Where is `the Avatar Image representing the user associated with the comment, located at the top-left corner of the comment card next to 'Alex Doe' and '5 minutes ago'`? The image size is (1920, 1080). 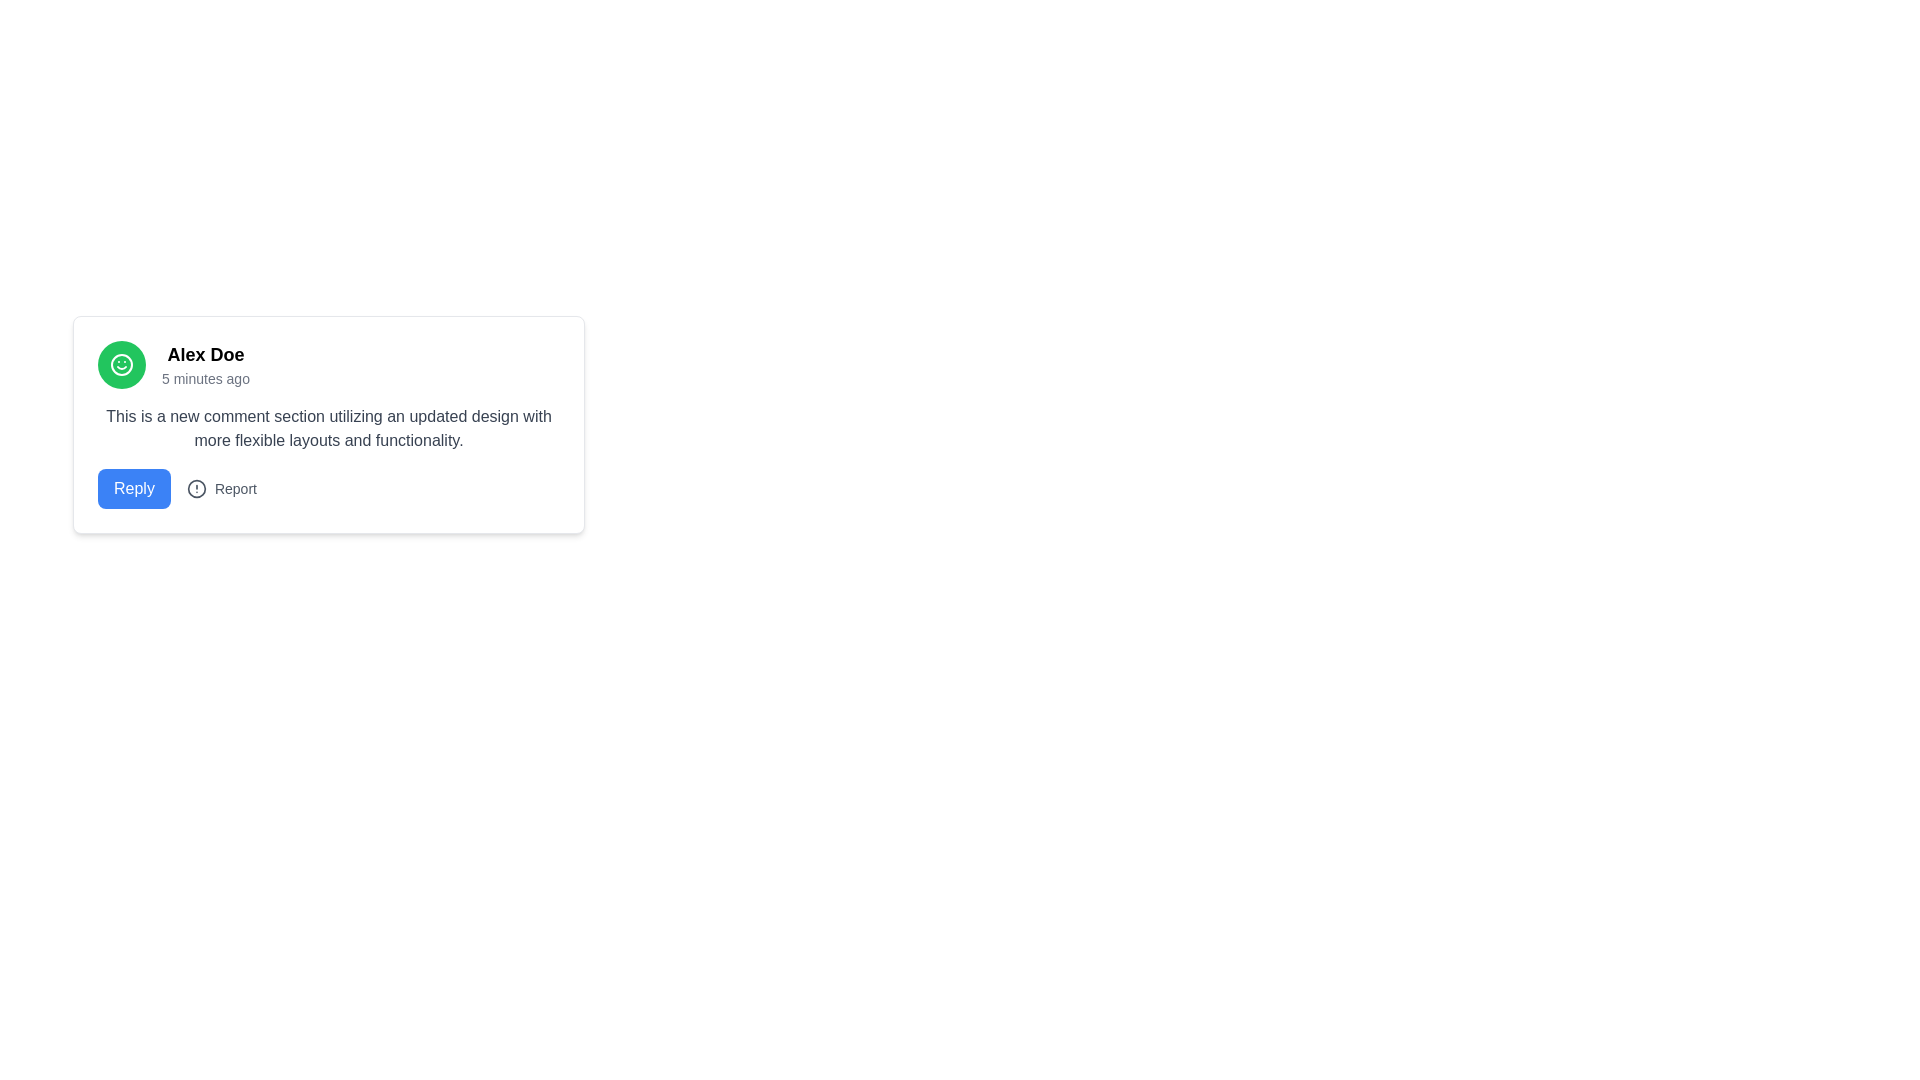 the Avatar Image representing the user associated with the comment, located at the top-left corner of the comment card next to 'Alex Doe' and '5 minutes ago' is located at coordinates (120, 365).